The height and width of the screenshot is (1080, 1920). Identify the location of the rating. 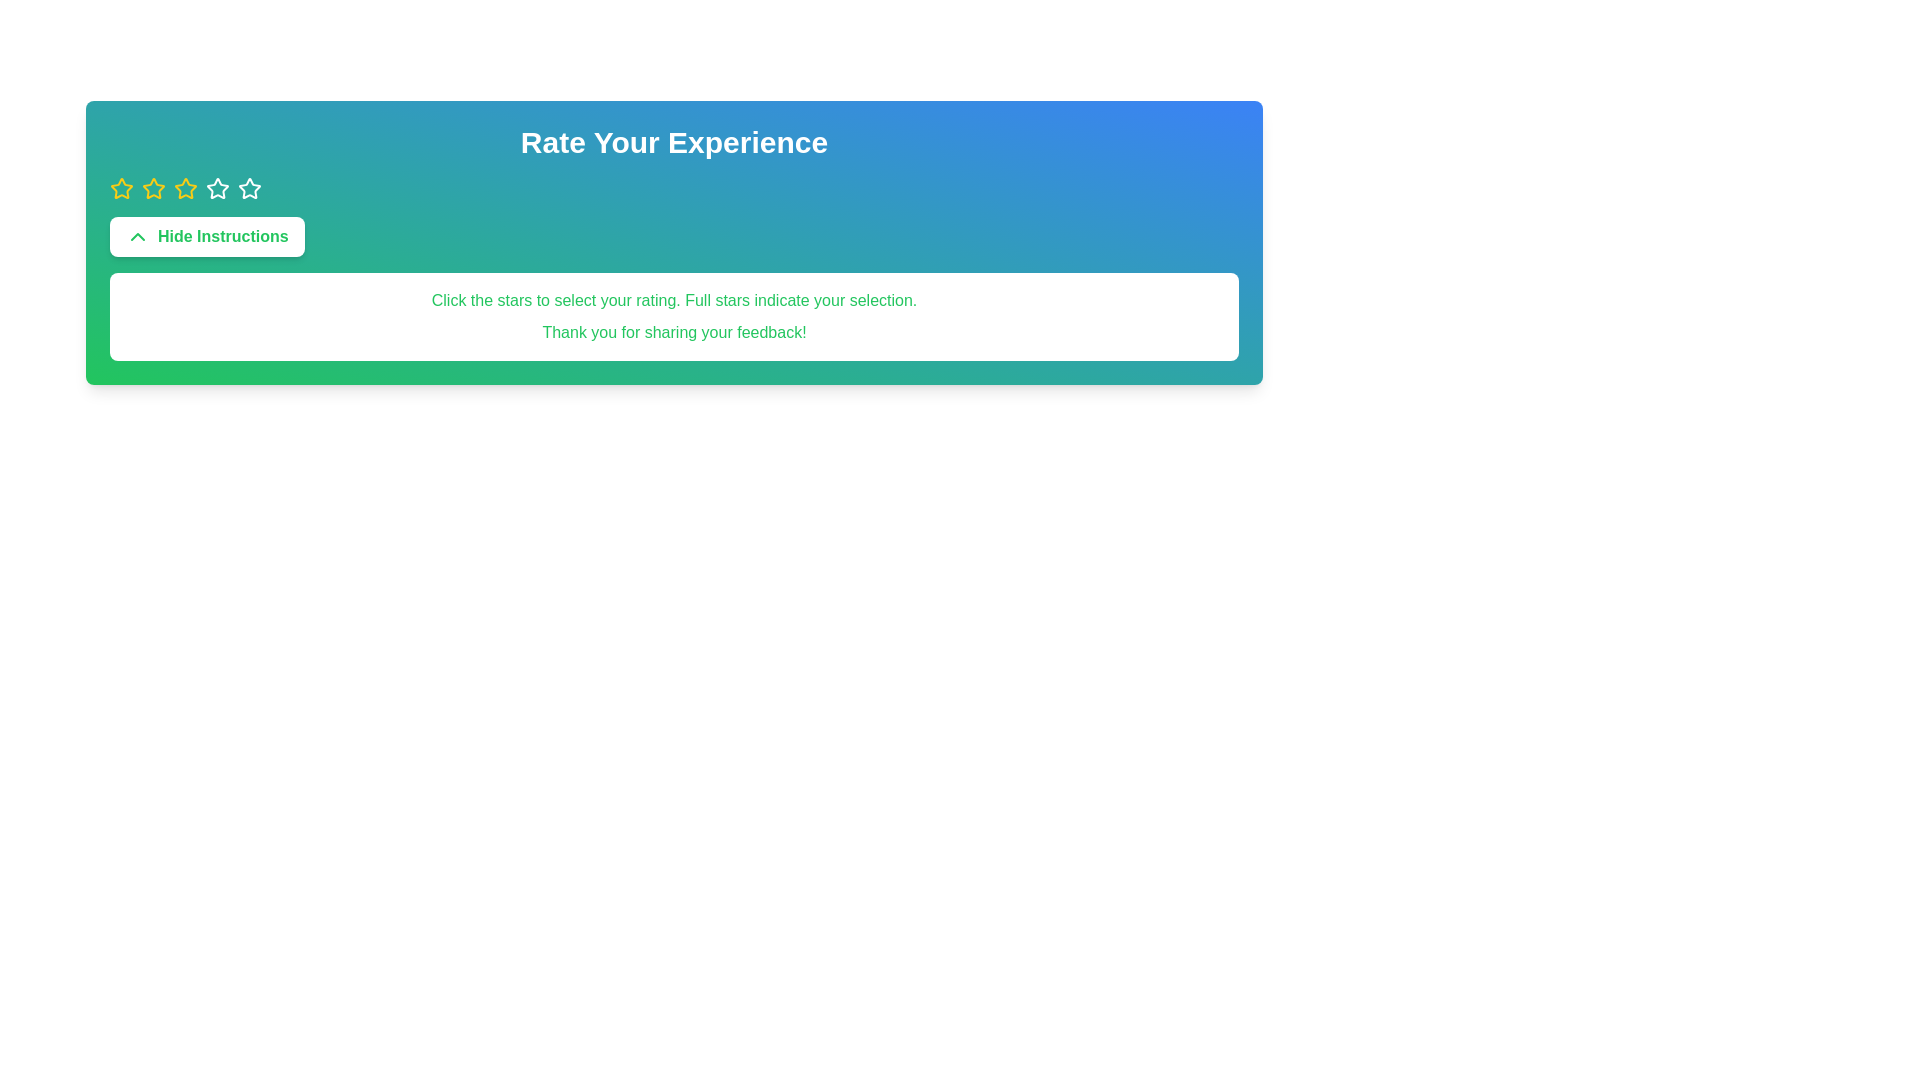
(186, 189).